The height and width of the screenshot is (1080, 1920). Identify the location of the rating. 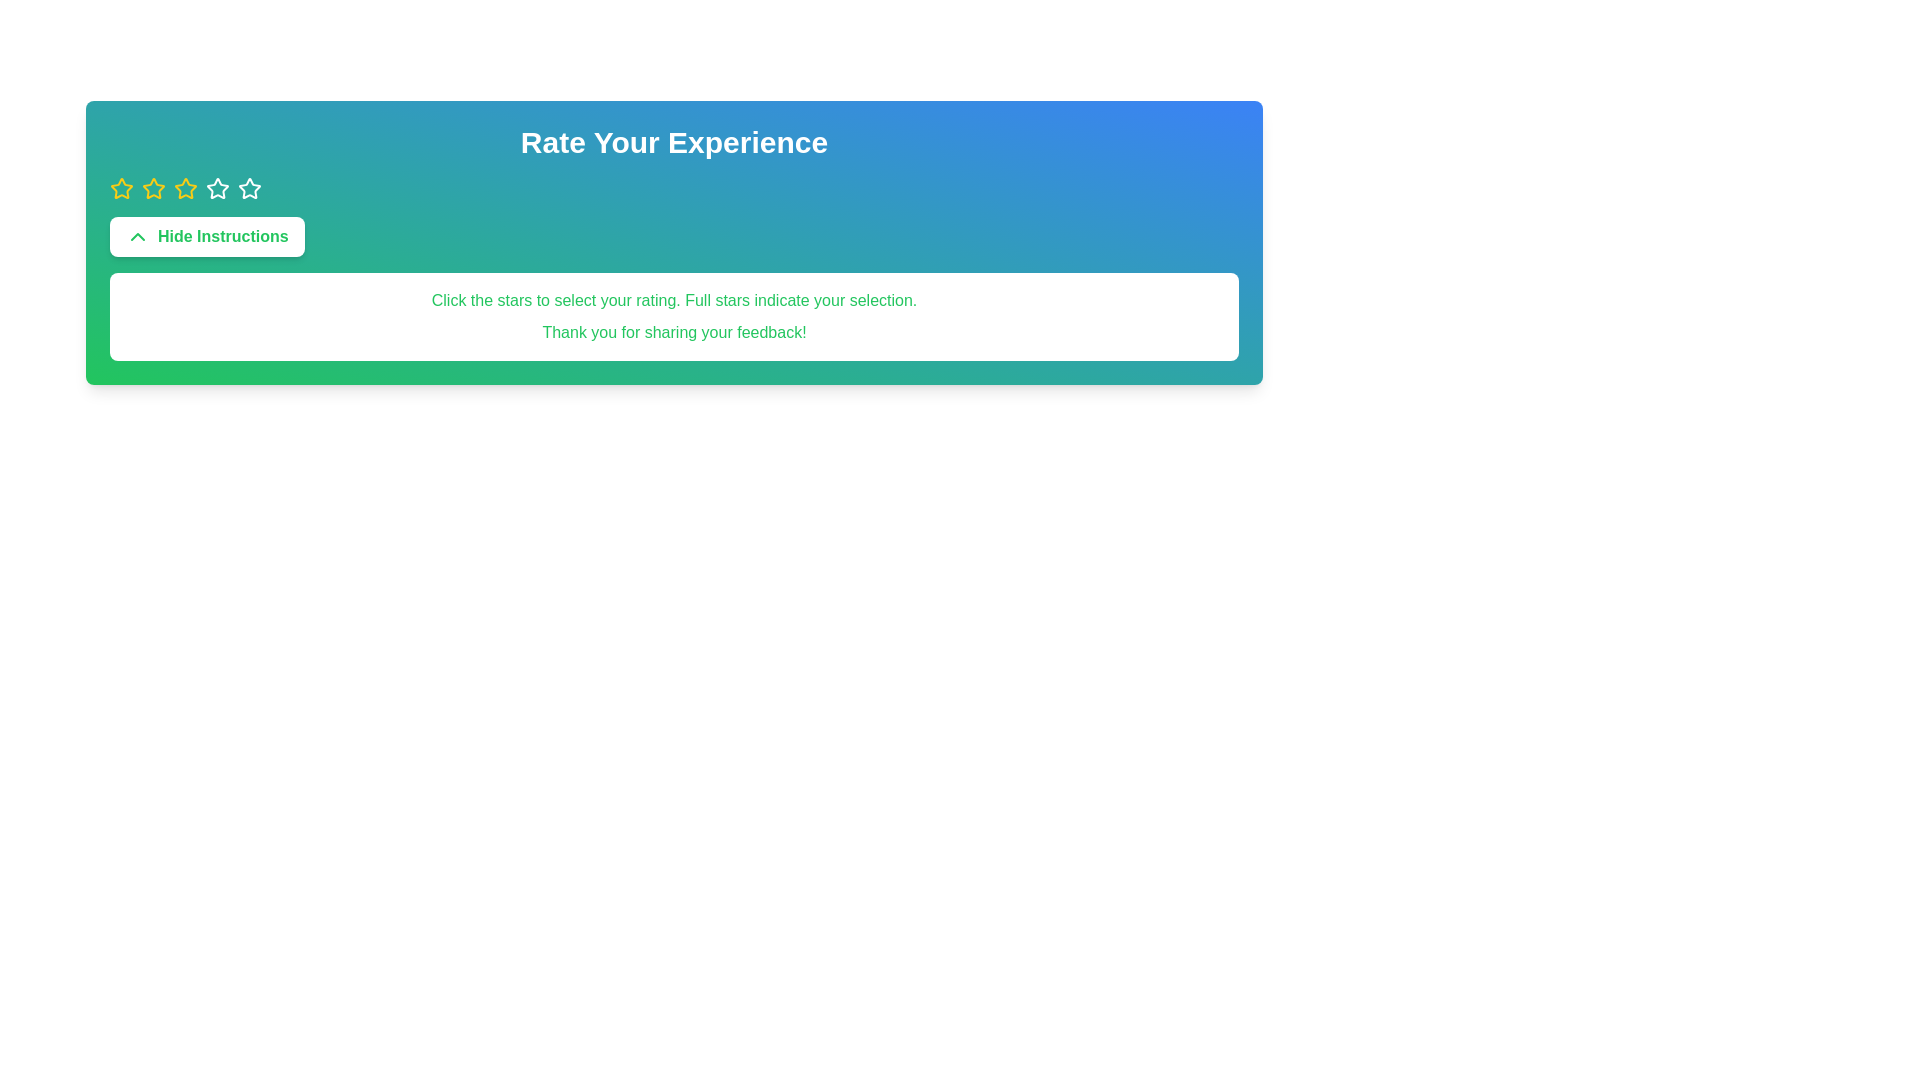
(186, 189).